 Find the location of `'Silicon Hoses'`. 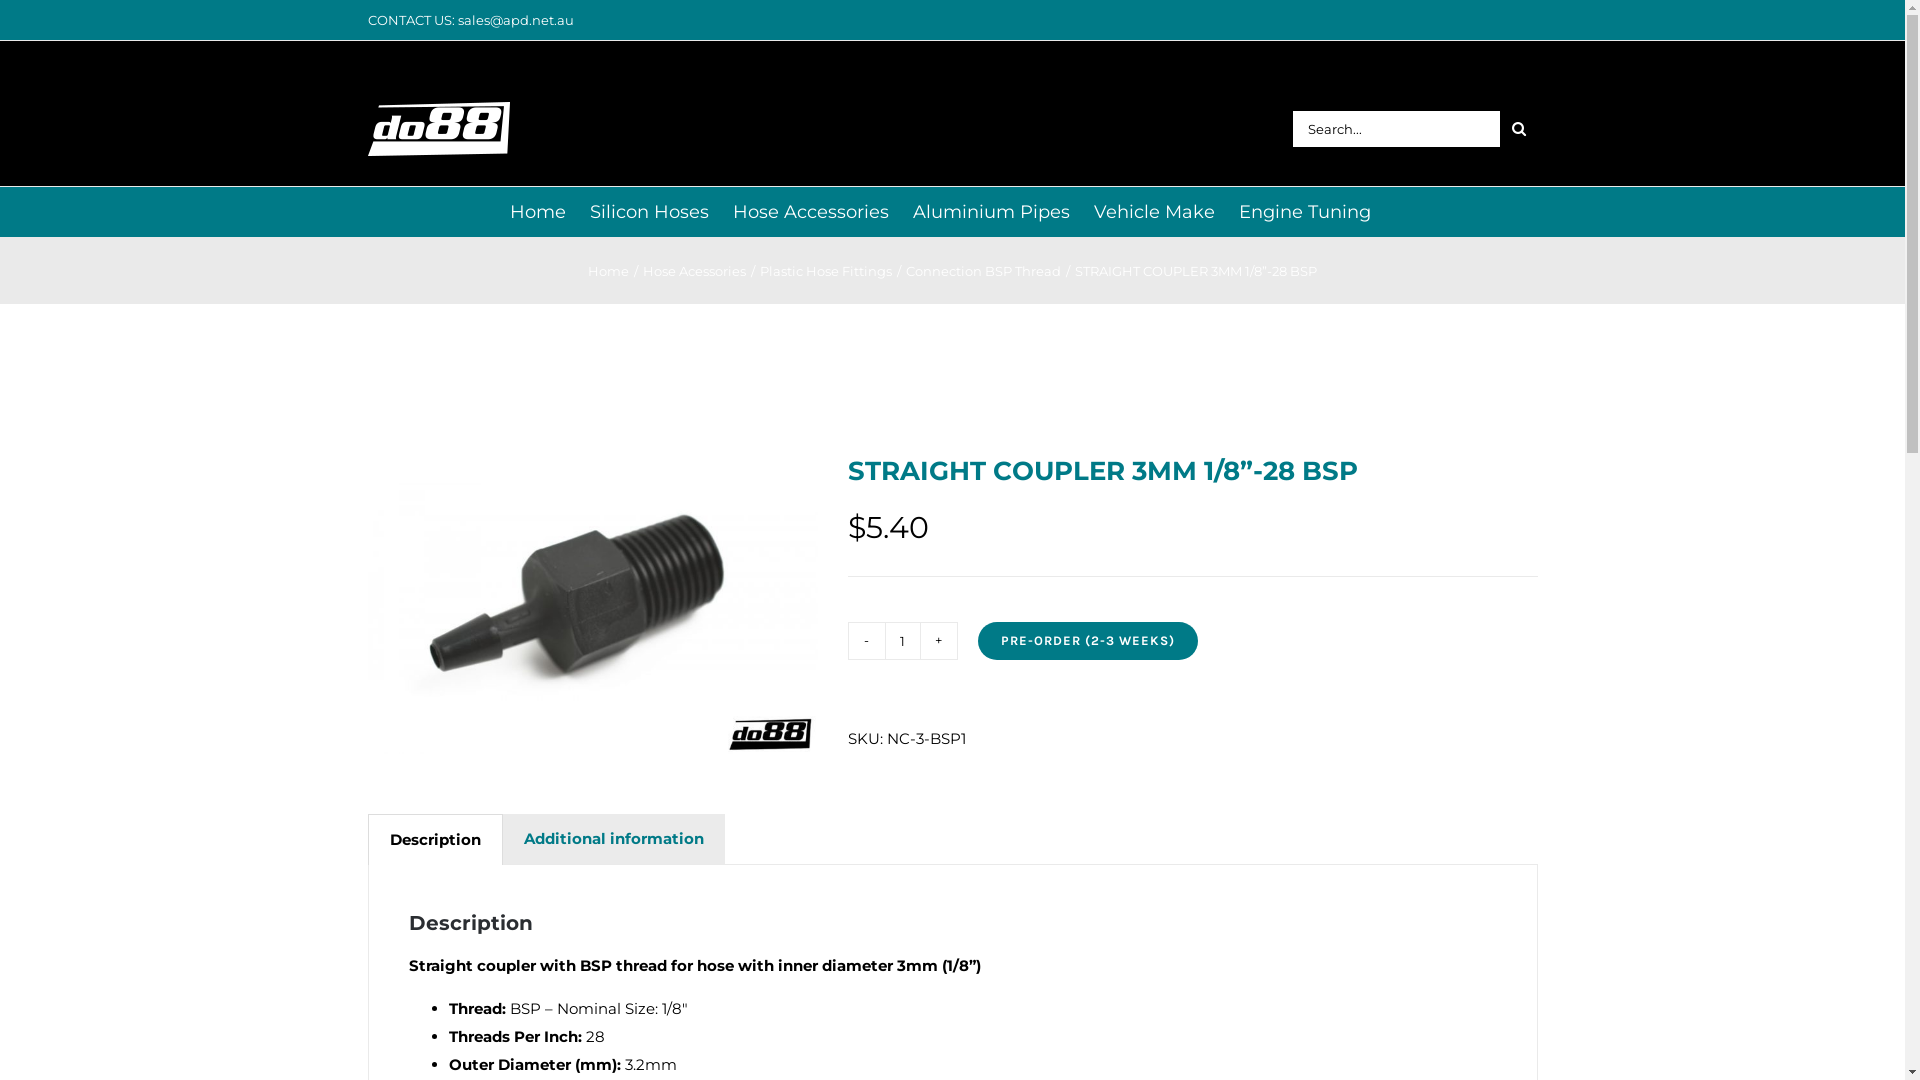

'Silicon Hoses' is located at coordinates (649, 212).